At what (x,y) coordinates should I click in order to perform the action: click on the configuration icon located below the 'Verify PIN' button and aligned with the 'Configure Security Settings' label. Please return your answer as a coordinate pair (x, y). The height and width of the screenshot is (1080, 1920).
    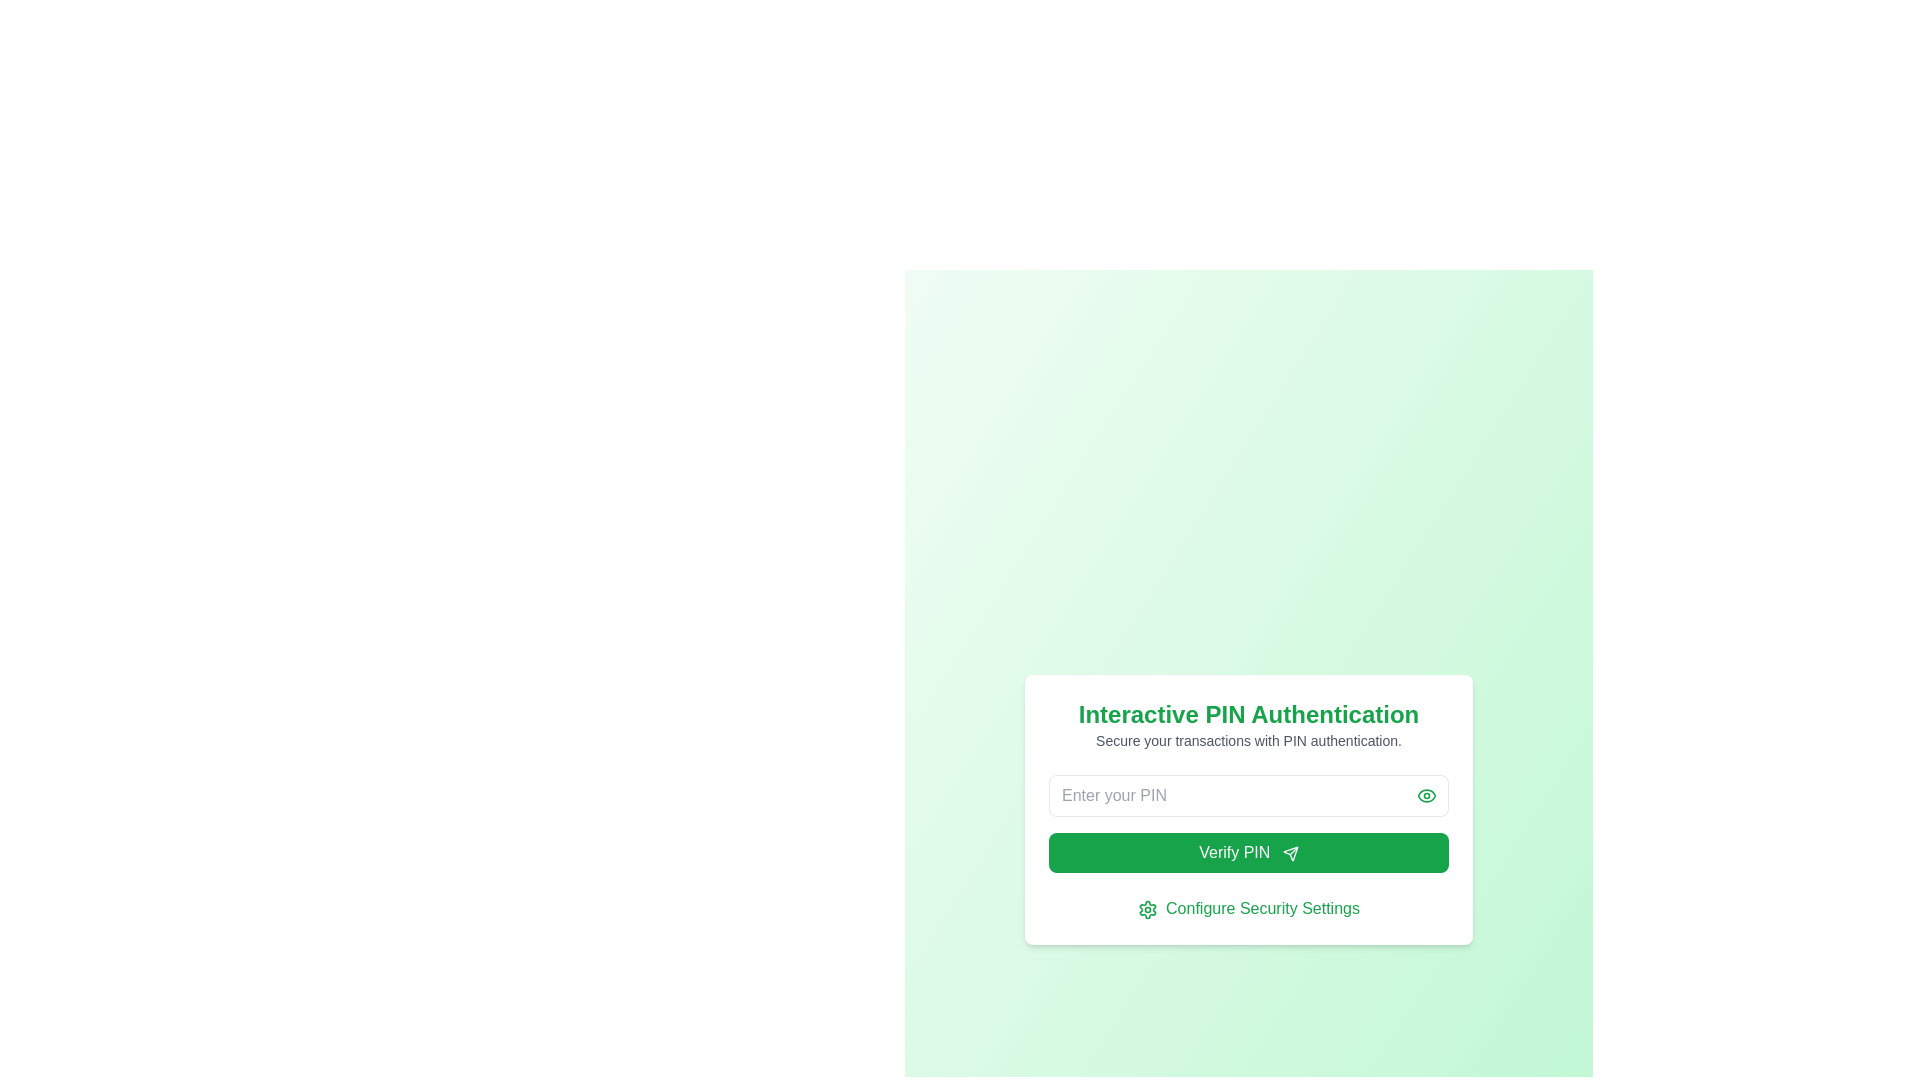
    Looking at the image, I should click on (1147, 909).